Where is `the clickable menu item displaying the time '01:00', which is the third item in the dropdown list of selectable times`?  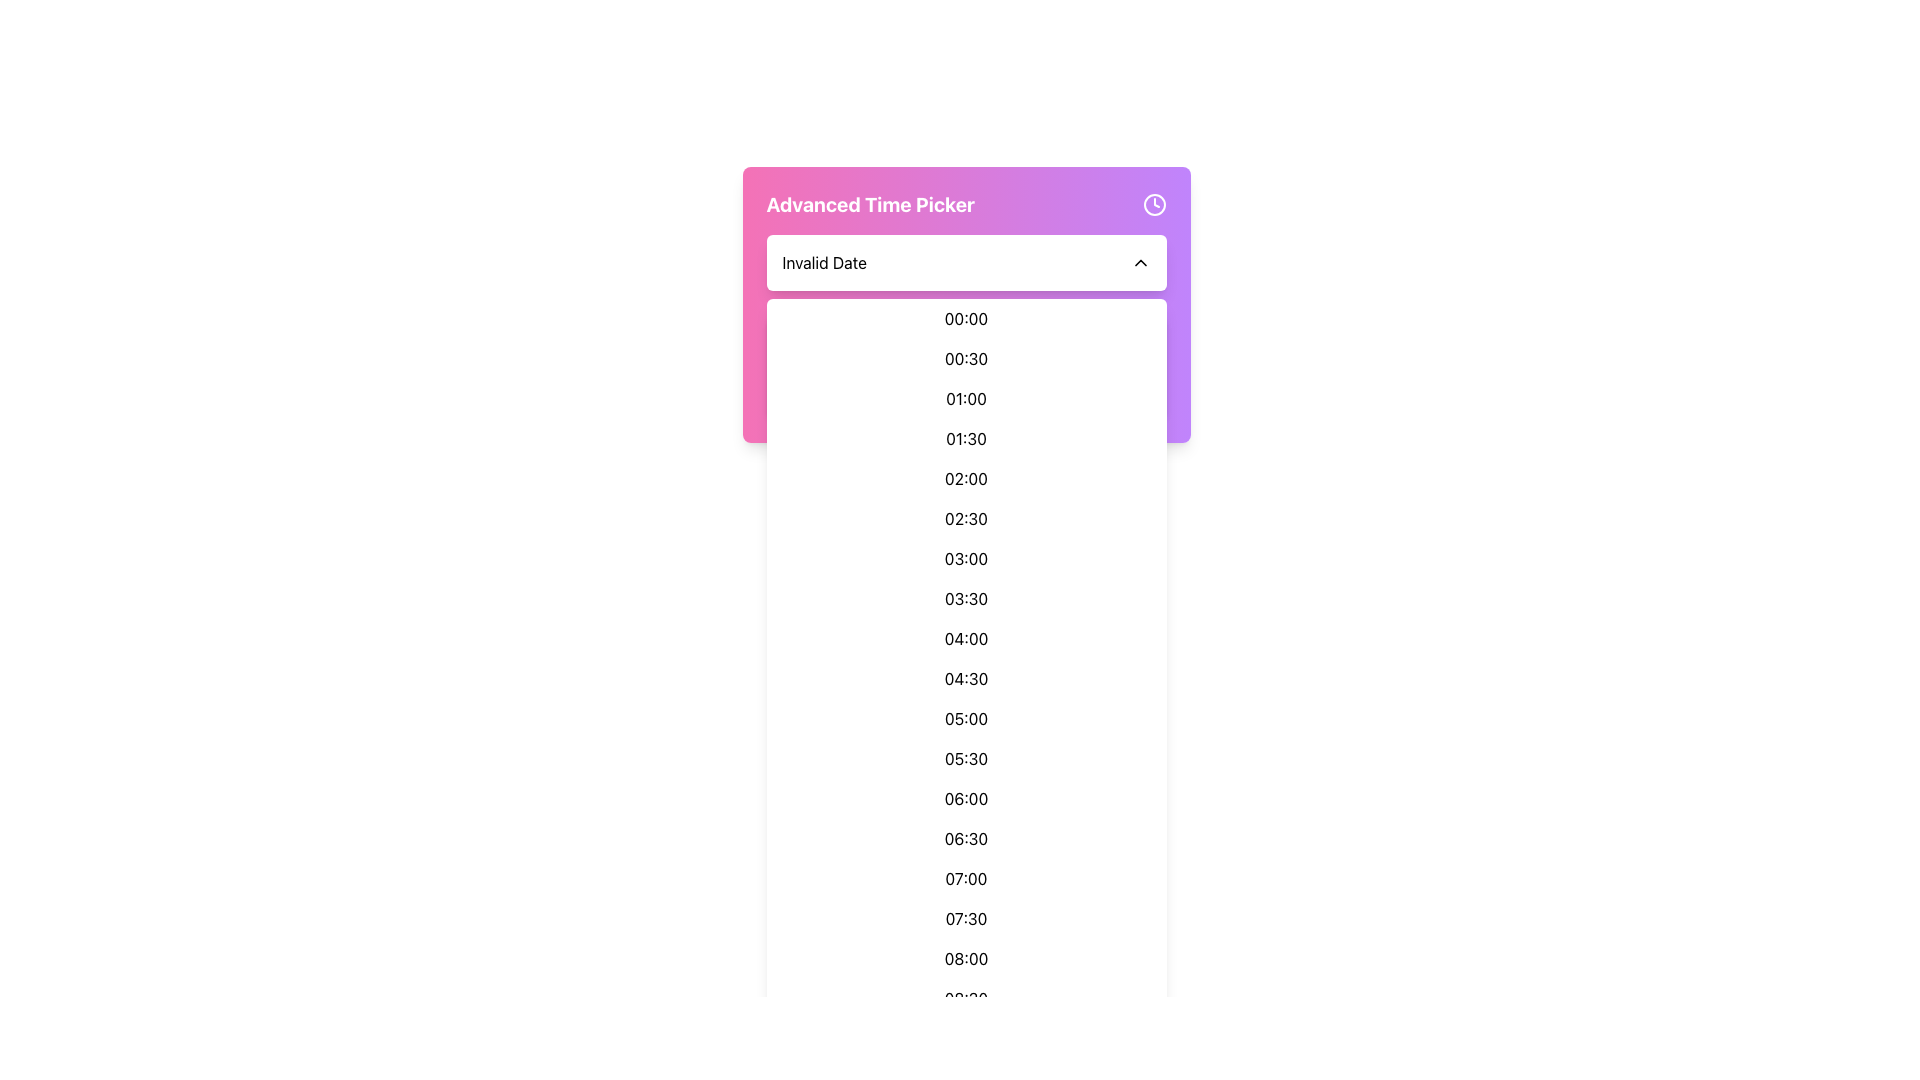 the clickable menu item displaying the time '01:00', which is the third item in the dropdown list of selectable times is located at coordinates (966, 398).